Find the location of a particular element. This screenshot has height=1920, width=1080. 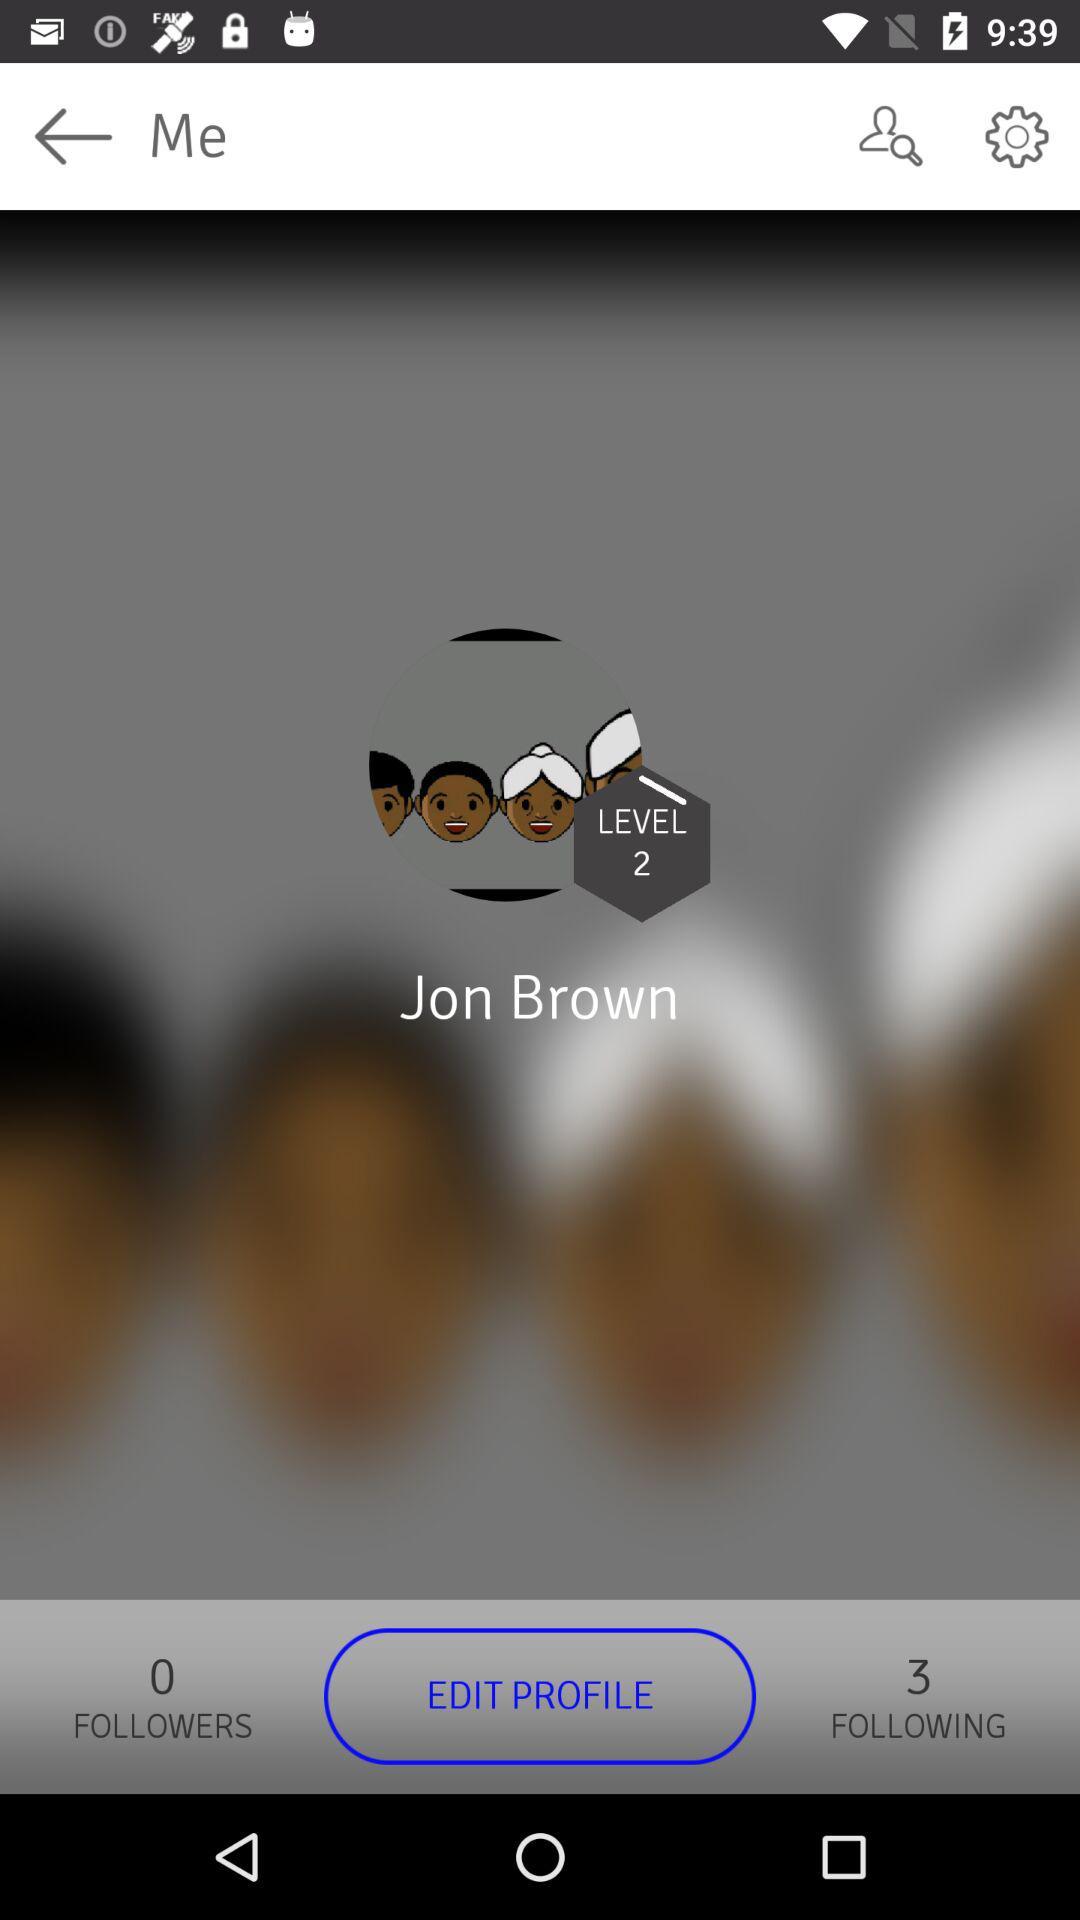

app below jon brown app is located at coordinates (540, 1695).